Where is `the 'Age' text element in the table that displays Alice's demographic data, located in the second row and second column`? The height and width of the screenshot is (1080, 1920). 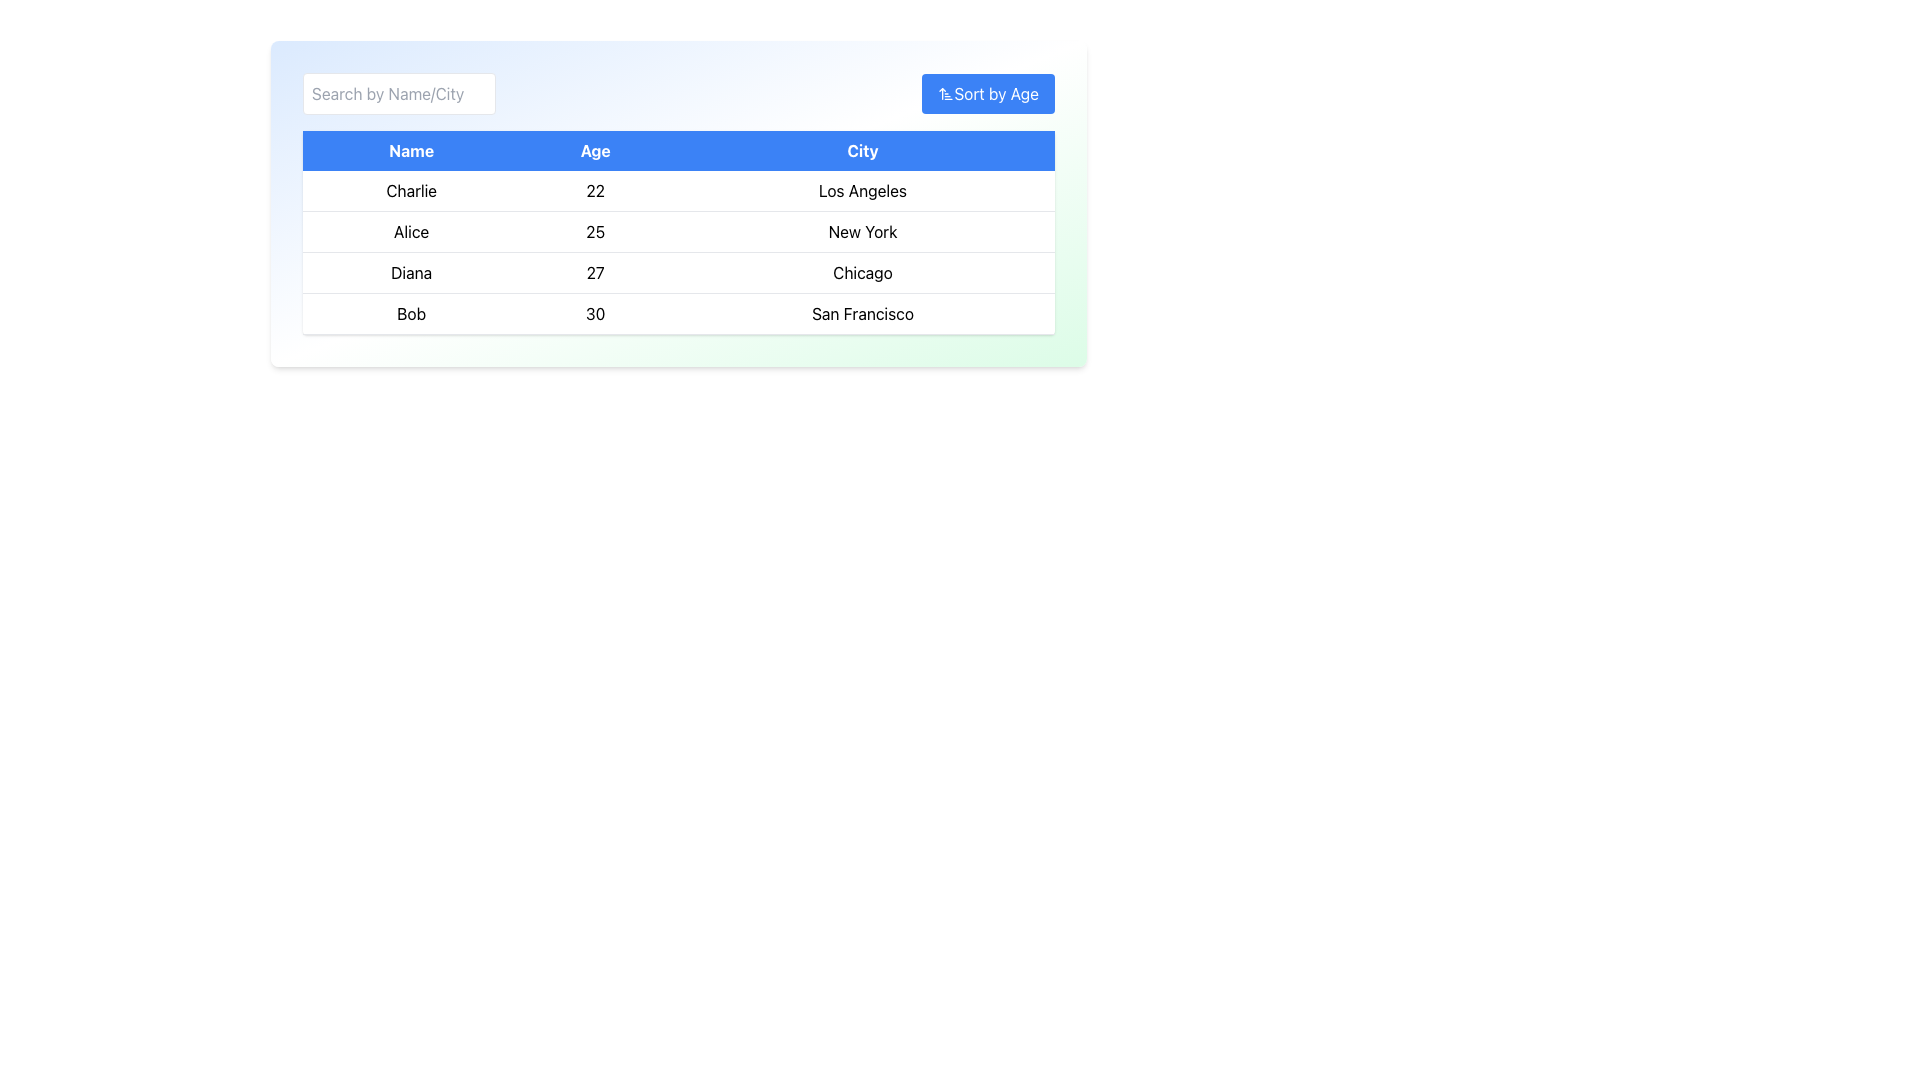 the 'Age' text element in the table that displays Alice's demographic data, located in the second row and second column is located at coordinates (594, 230).